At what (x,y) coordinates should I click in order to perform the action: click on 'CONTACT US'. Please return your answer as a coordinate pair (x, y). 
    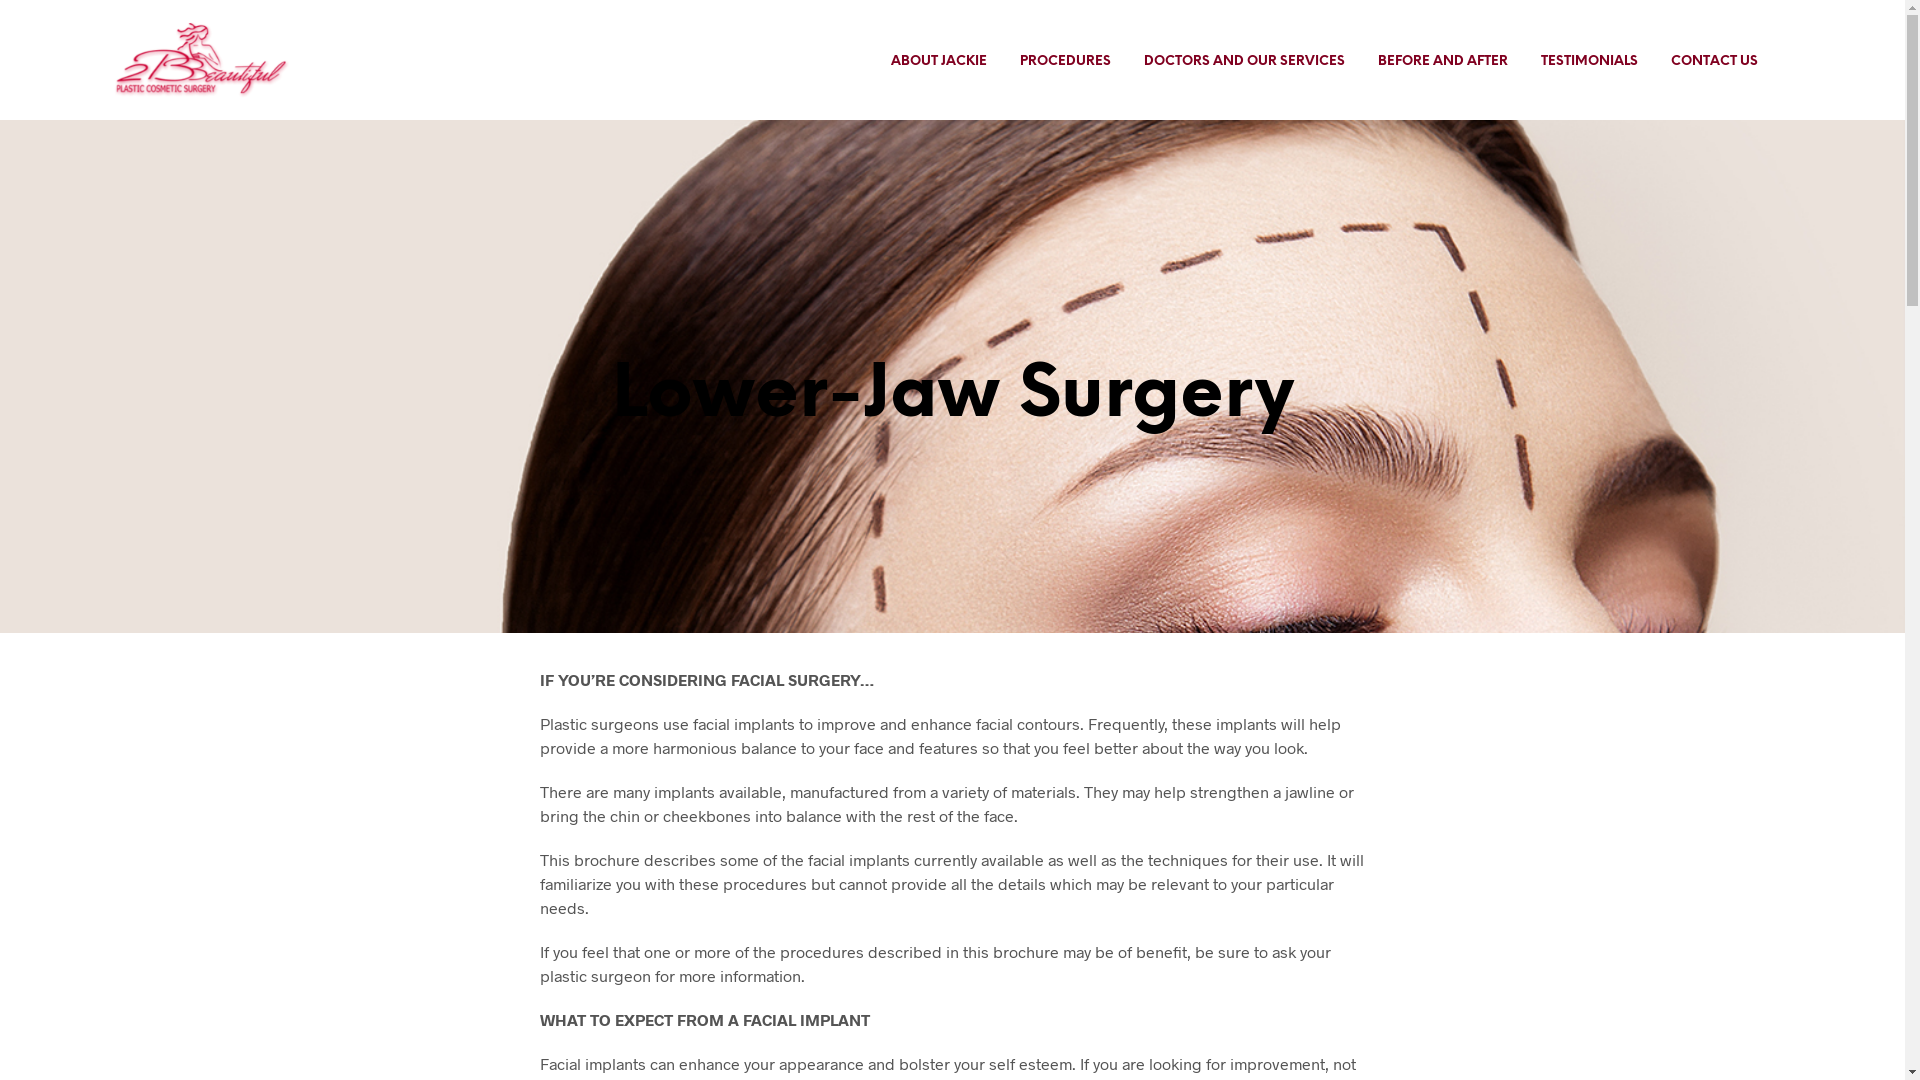
    Looking at the image, I should click on (1713, 60).